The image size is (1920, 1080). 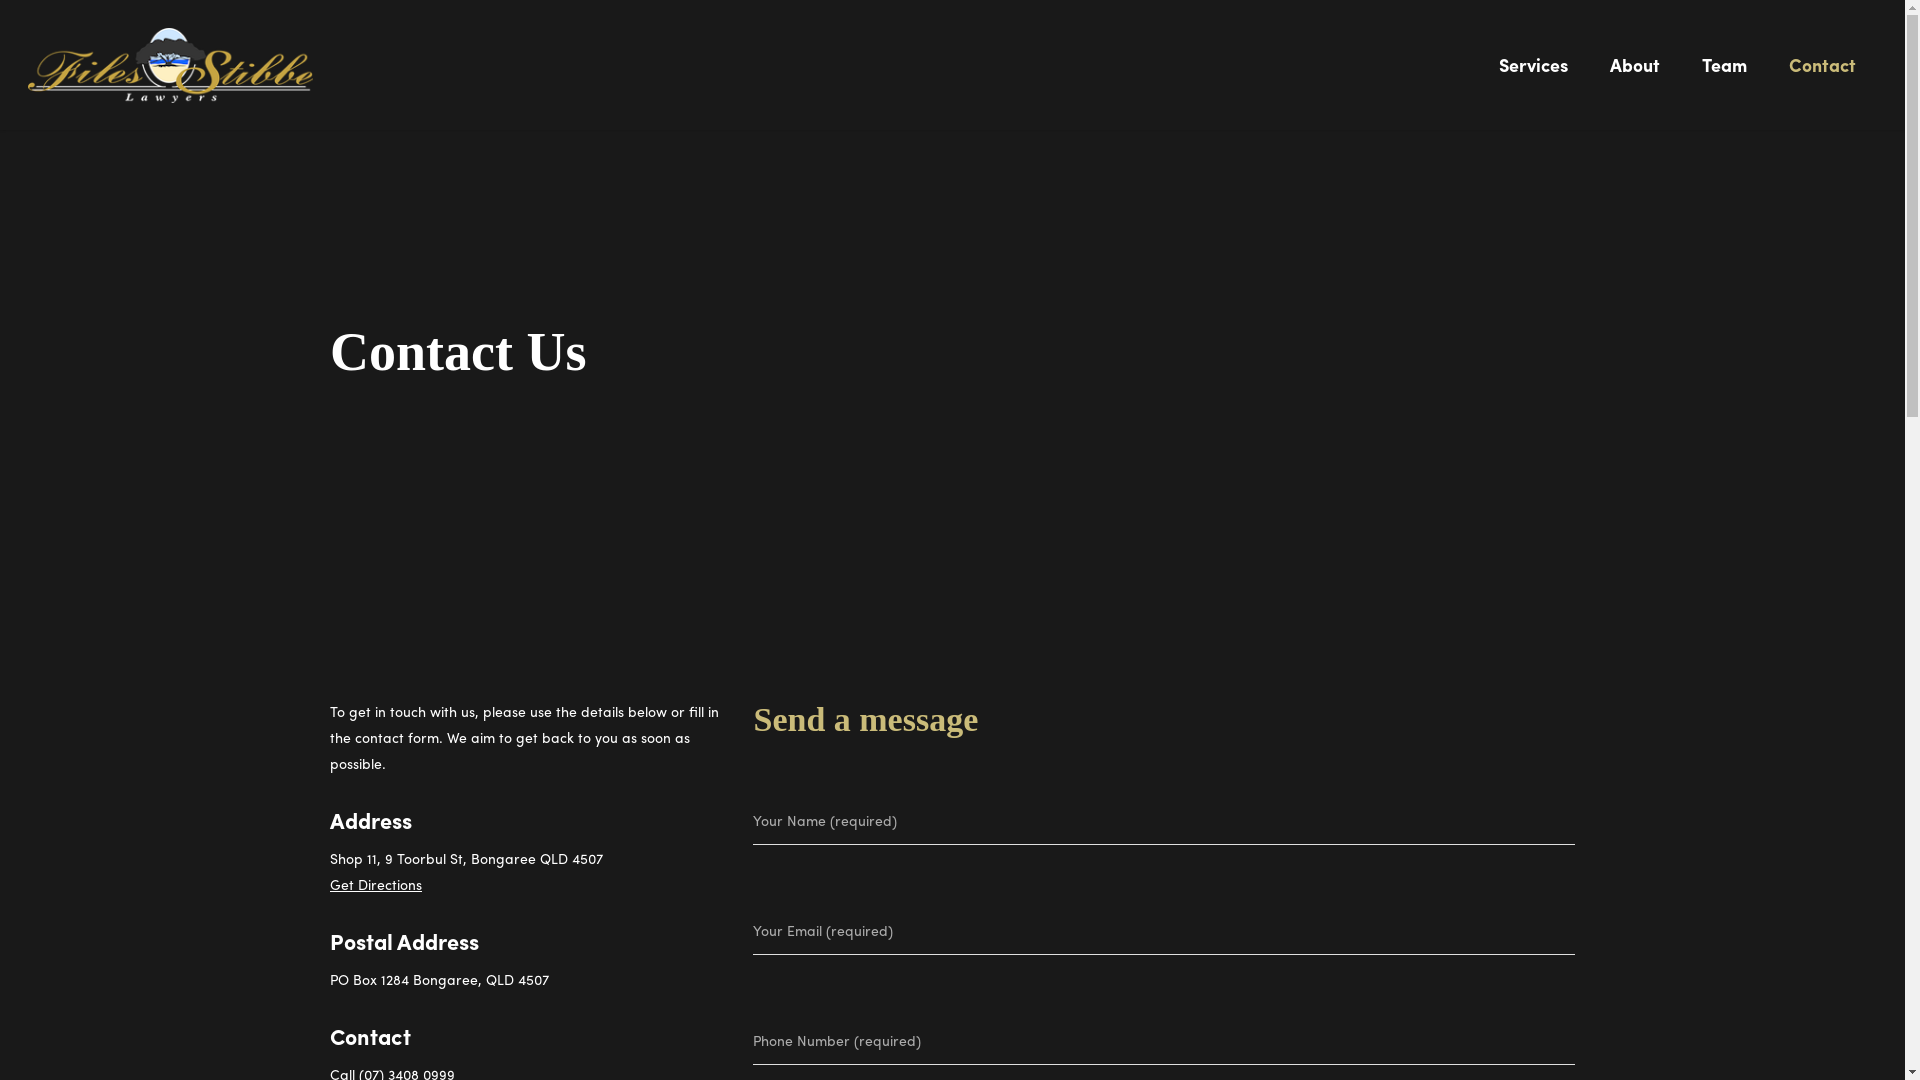 I want to click on 'About', so click(x=1635, y=77).